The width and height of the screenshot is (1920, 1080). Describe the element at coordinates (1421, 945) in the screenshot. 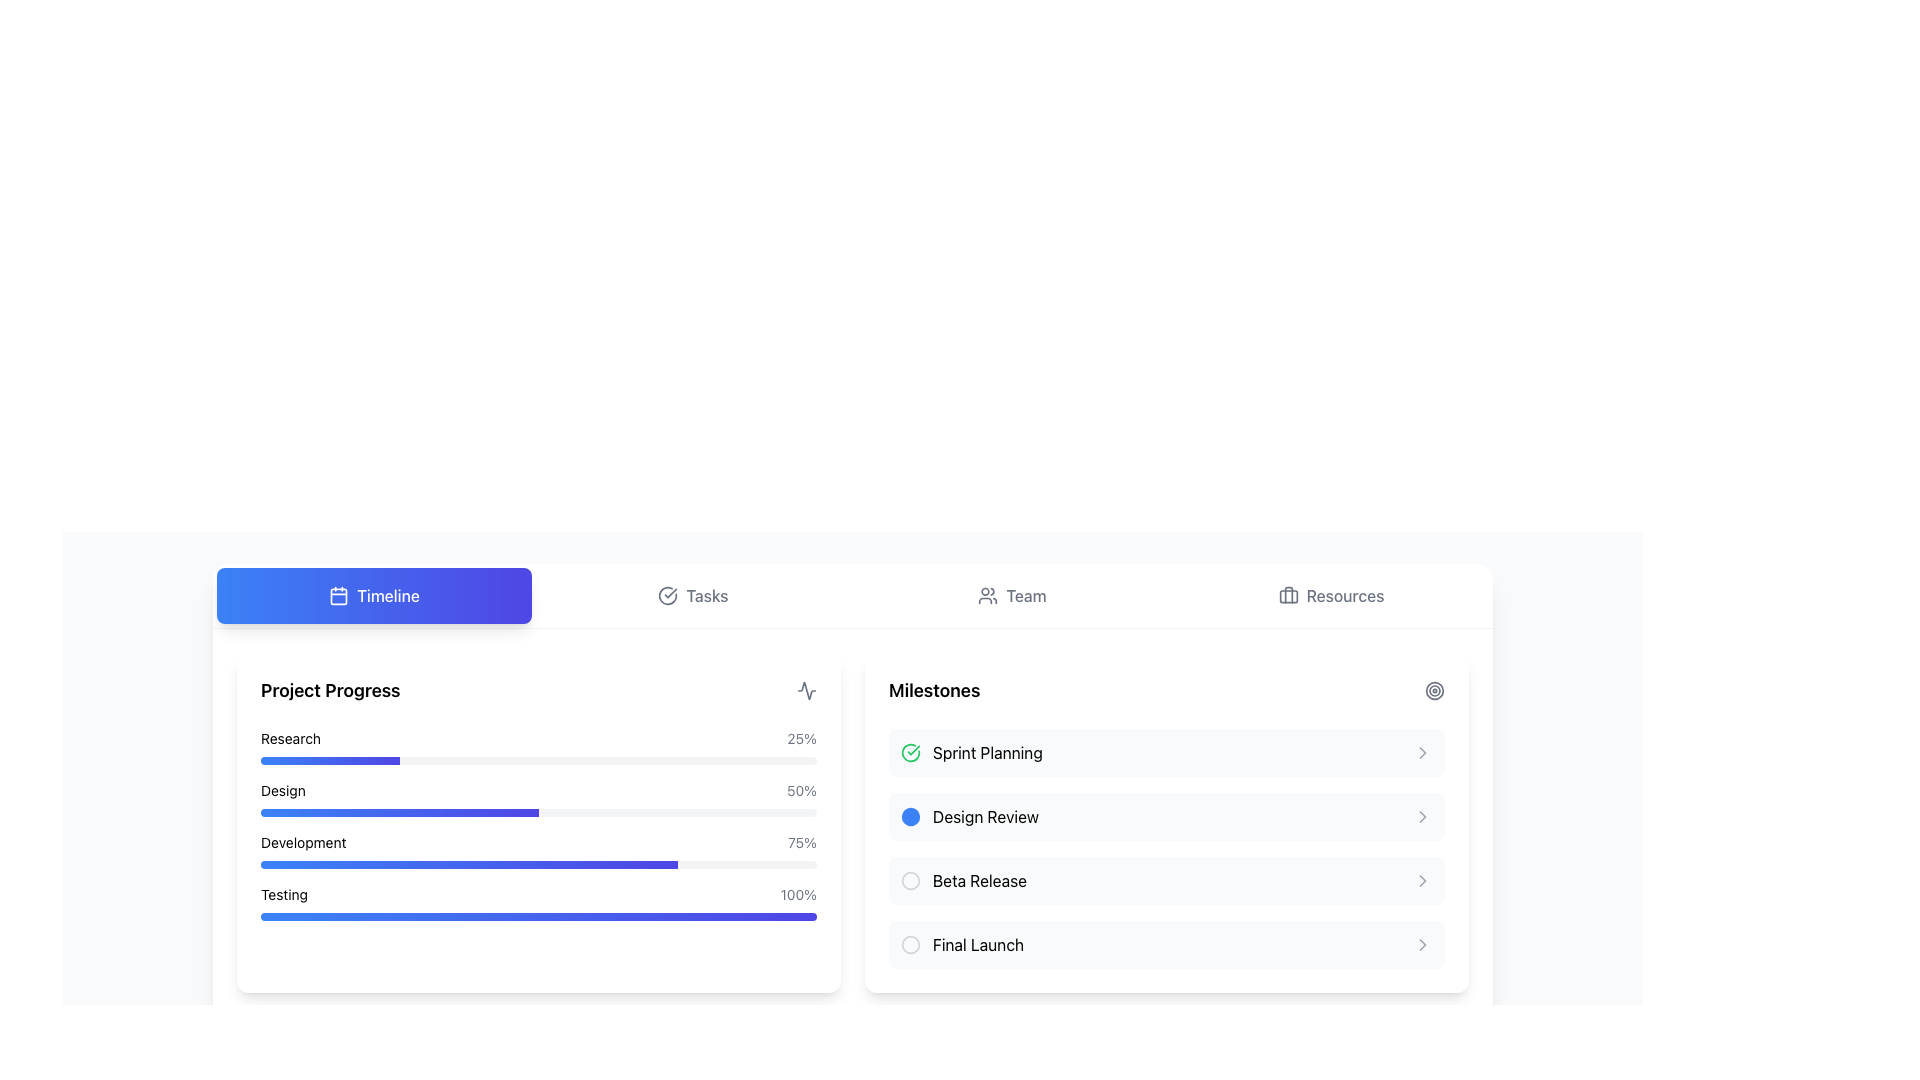

I see `the rightward-pointing chevron icon located in the 'Final Launch' row, positioned at the far right` at that location.